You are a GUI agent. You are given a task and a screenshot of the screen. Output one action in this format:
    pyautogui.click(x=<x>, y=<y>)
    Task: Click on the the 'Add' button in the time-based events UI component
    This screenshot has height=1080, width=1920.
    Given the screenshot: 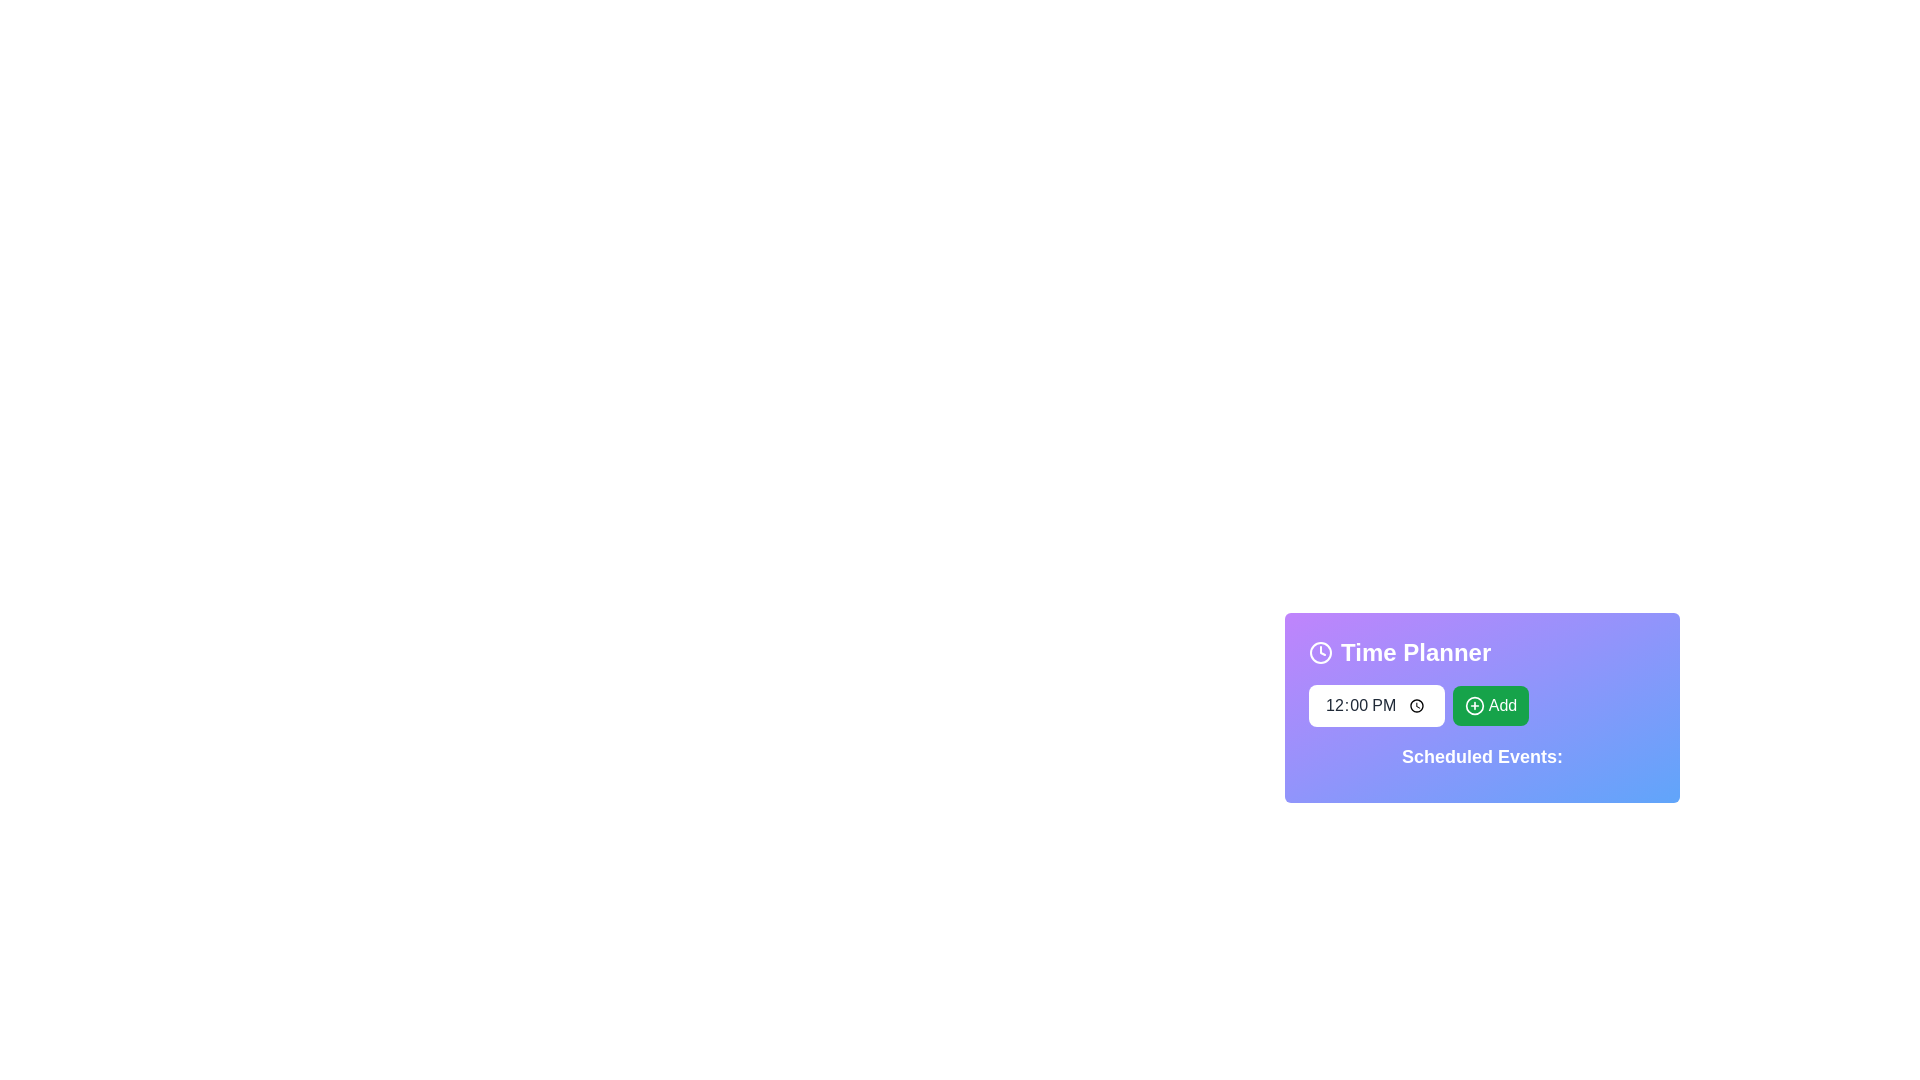 What is the action you would take?
    pyautogui.click(x=1482, y=698)
    